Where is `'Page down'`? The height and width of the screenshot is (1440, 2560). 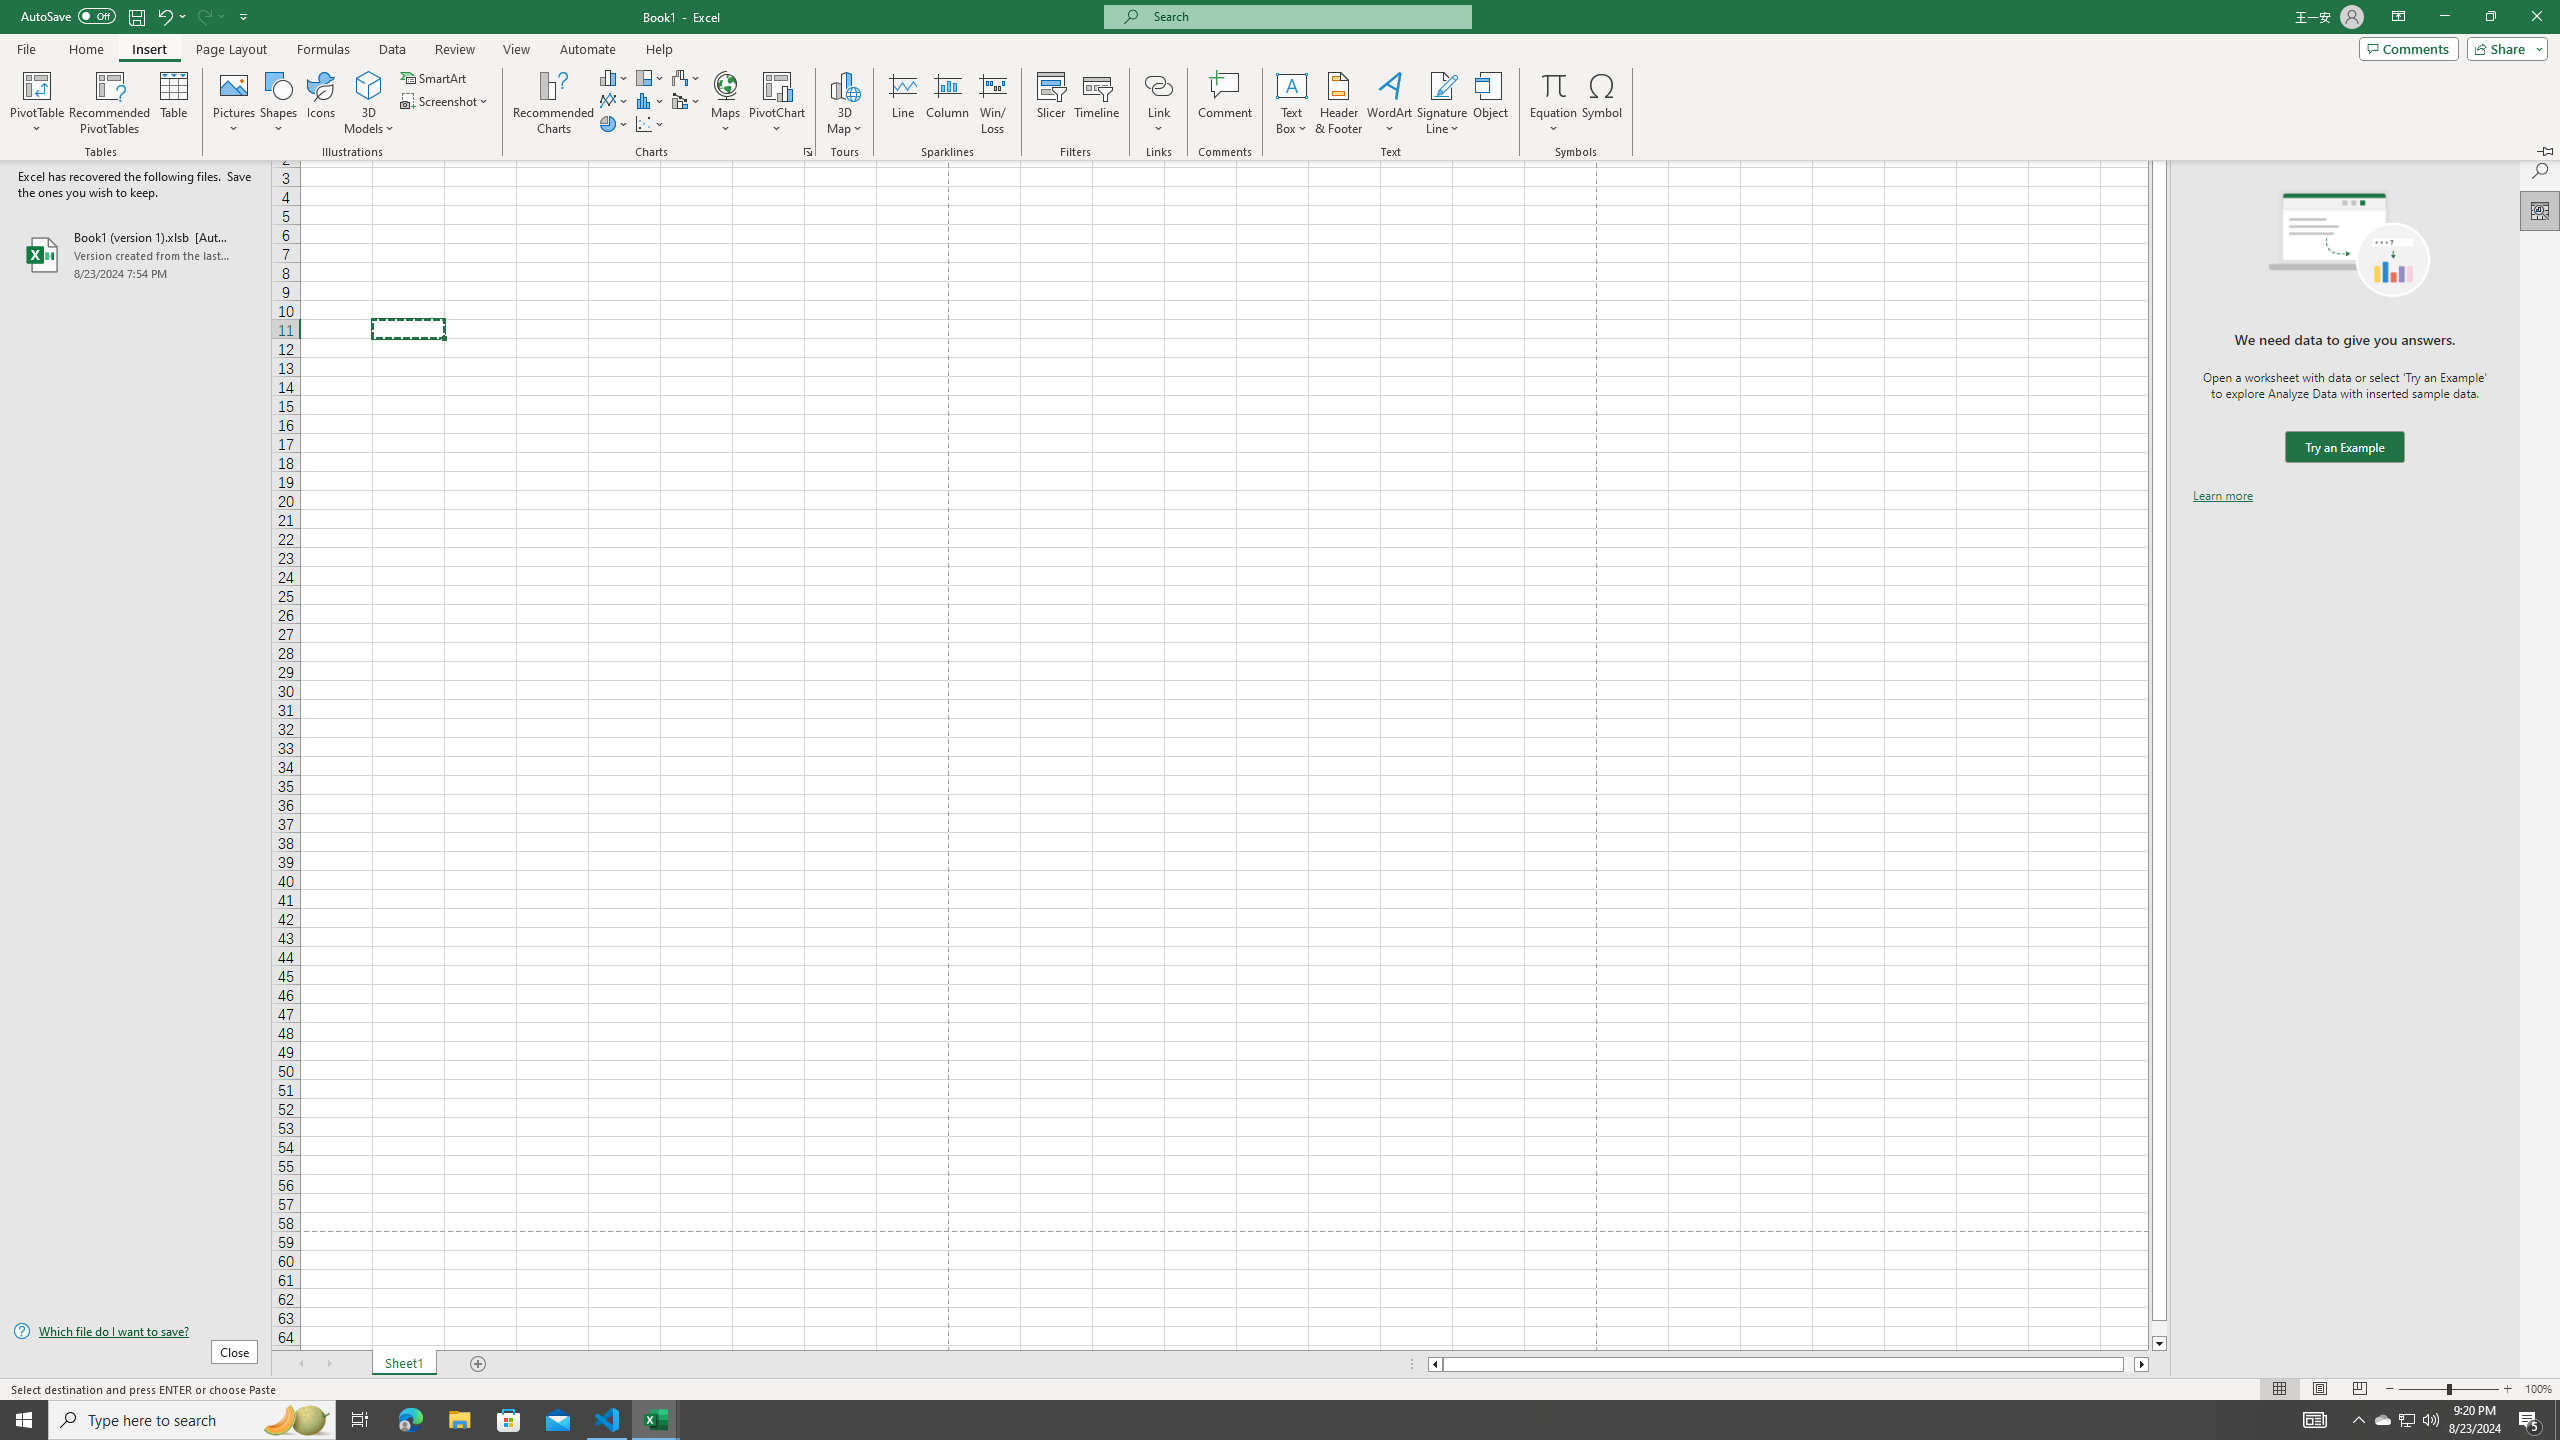 'Page down' is located at coordinates (2159, 1328).